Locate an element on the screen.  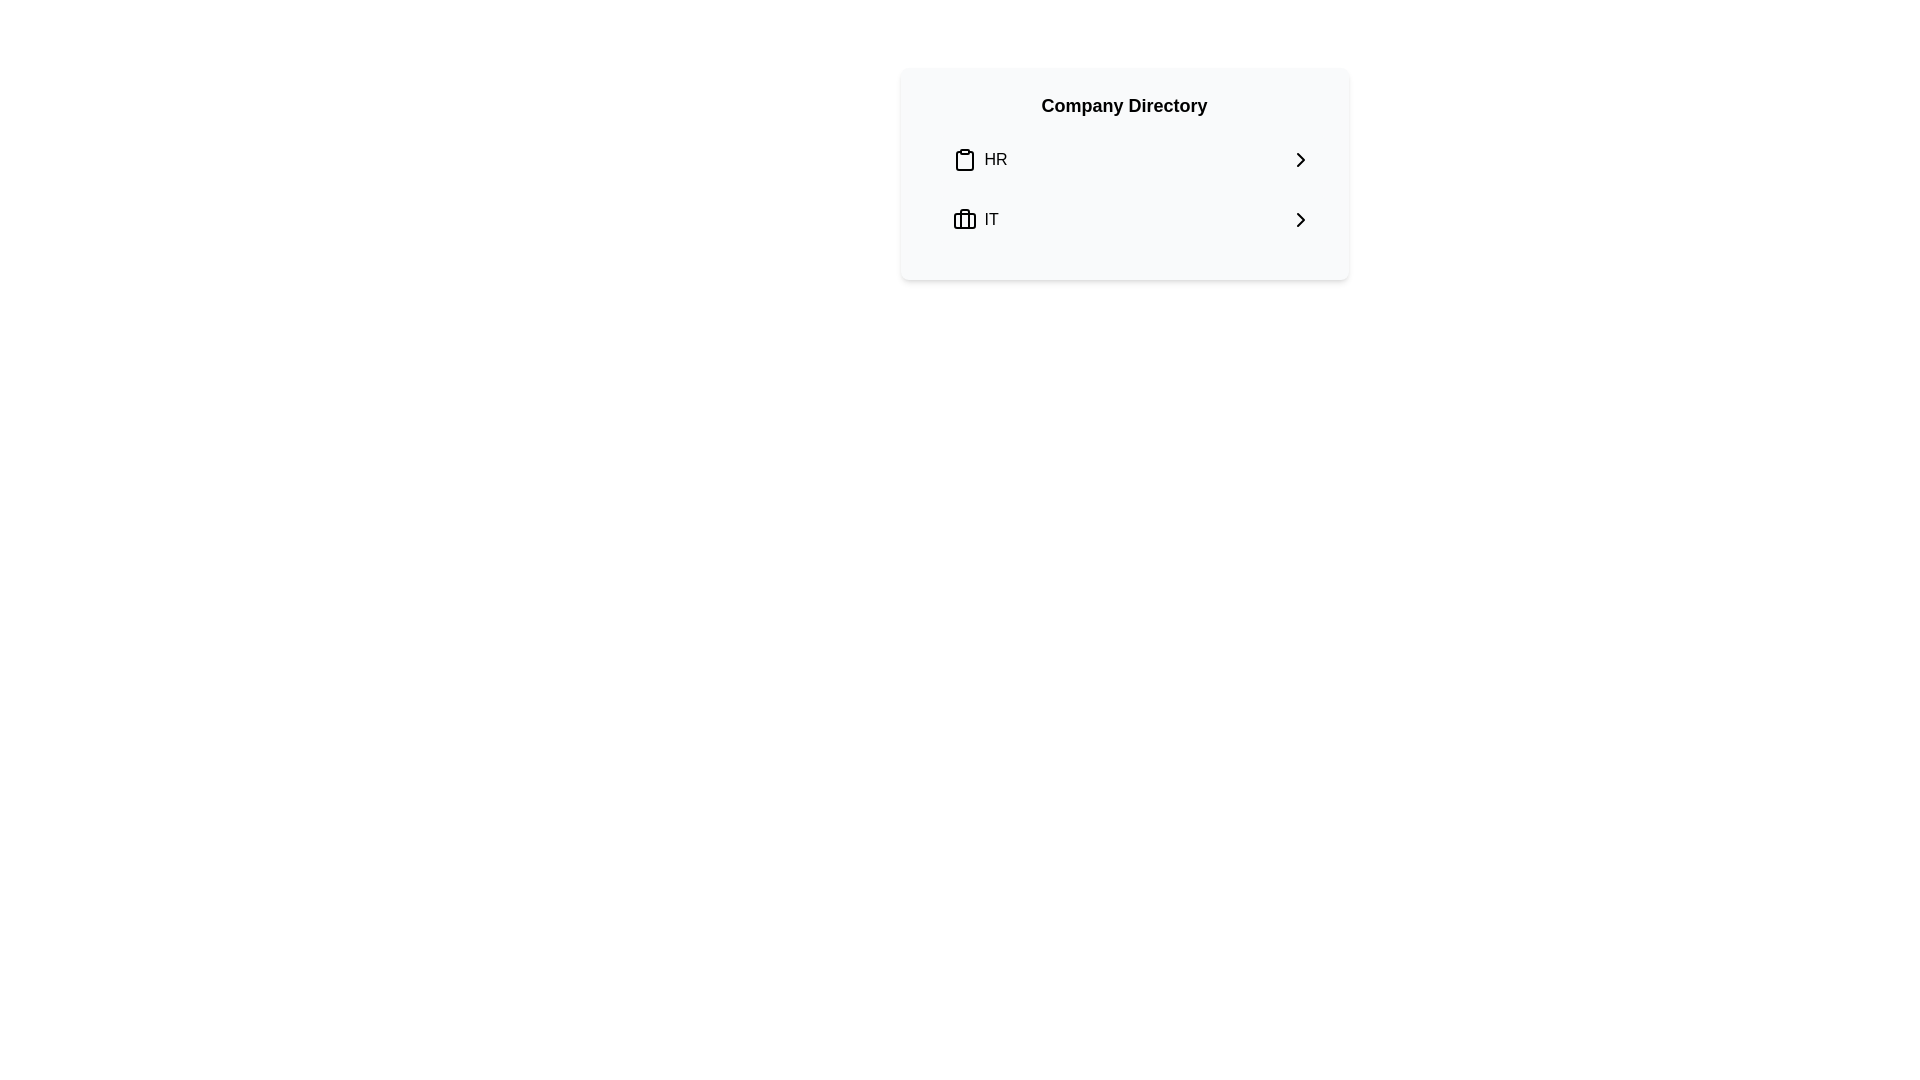
the navigation icon located on the rightmost side of the 'IT' row in the 'Company Directory' section is located at coordinates (1300, 219).